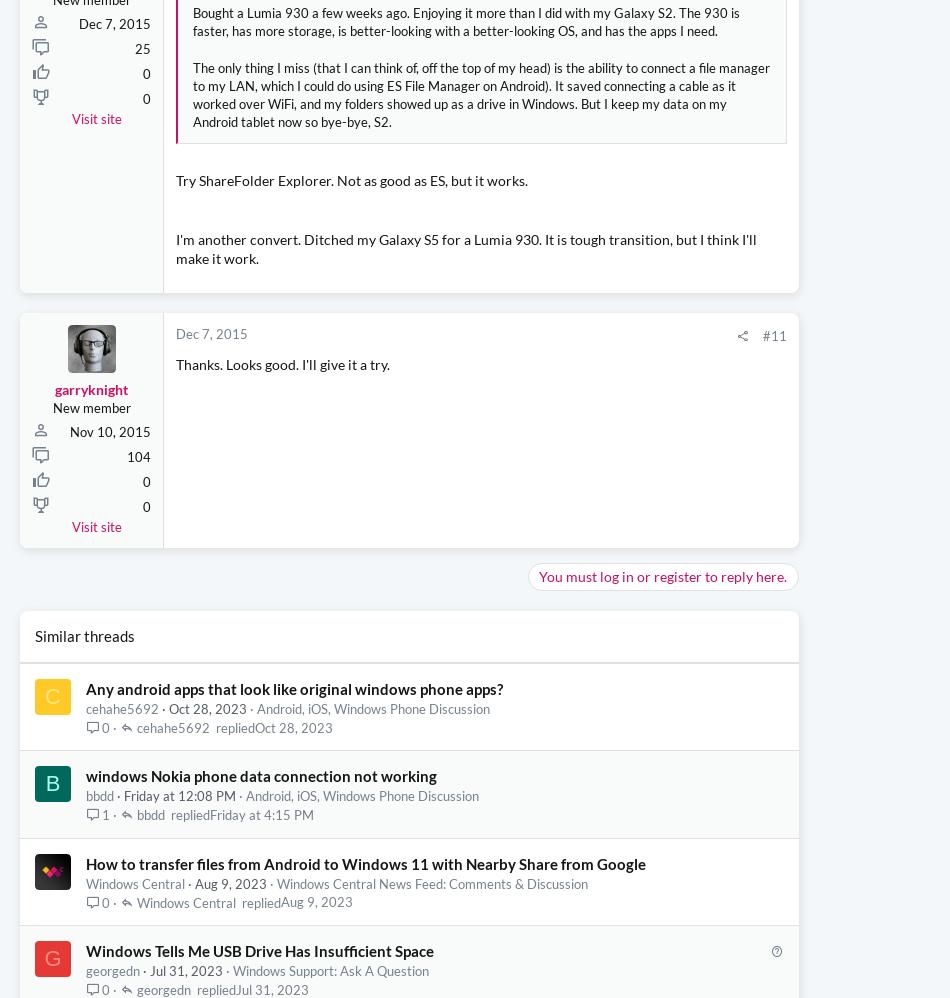 This screenshot has height=998, width=950. What do you see at coordinates (386, 288) in the screenshot?
I see `'Click to expand...'` at bounding box center [386, 288].